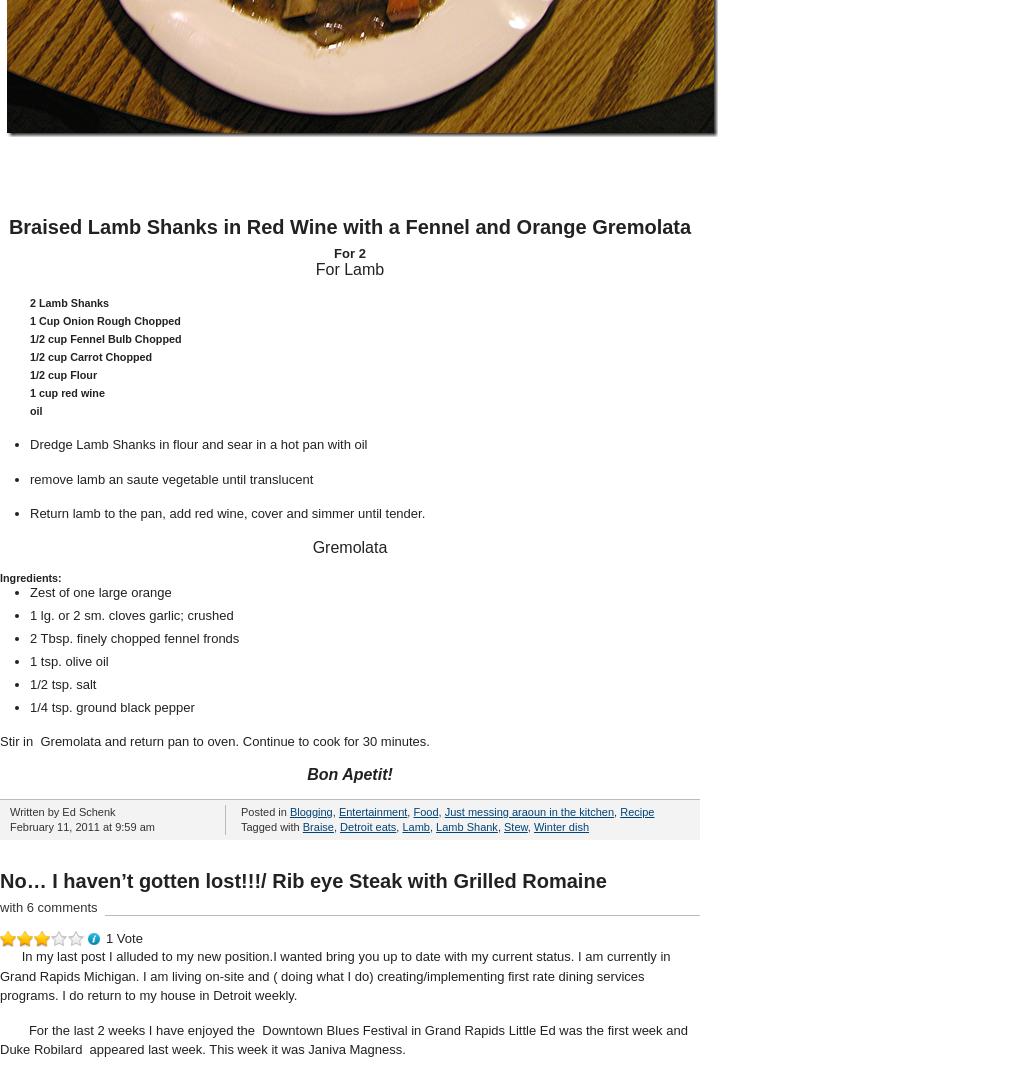 This screenshot has height=1077, width=1028. What do you see at coordinates (367, 827) in the screenshot?
I see `'Detroit eats'` at bounding box center [367, 827].